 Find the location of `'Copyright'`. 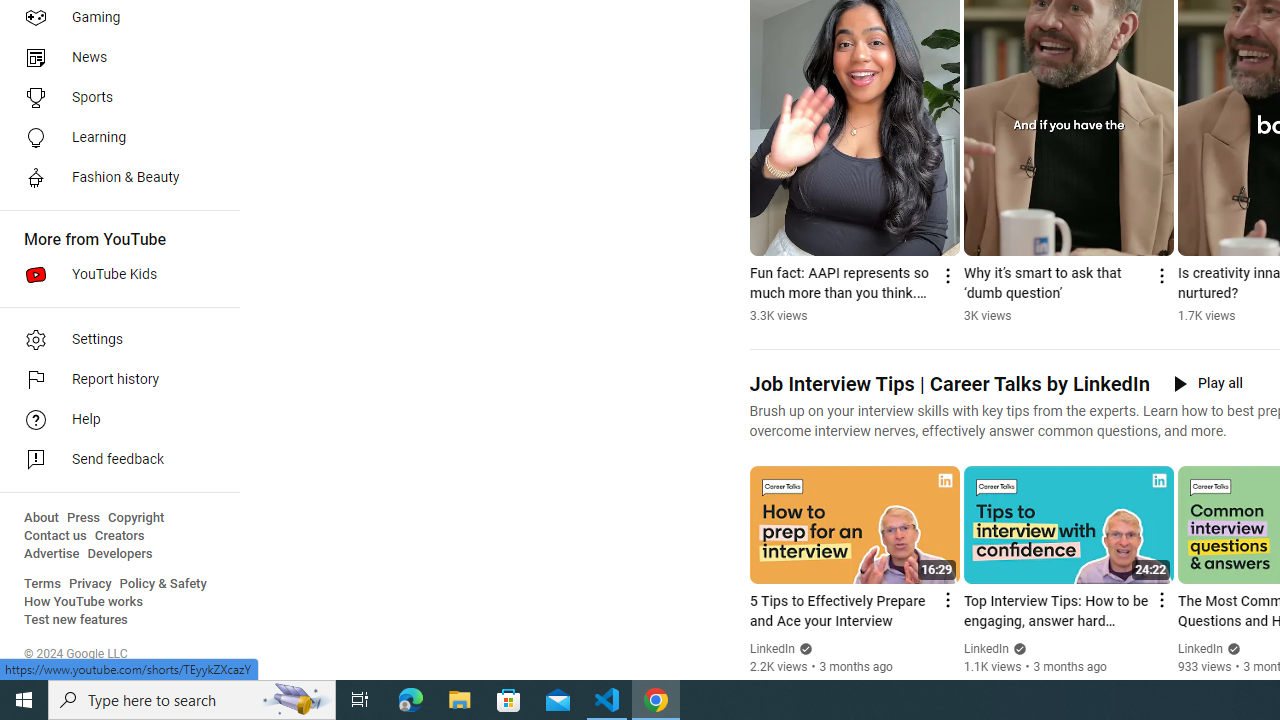

'Copyright' is located at coordinates (135, 517).